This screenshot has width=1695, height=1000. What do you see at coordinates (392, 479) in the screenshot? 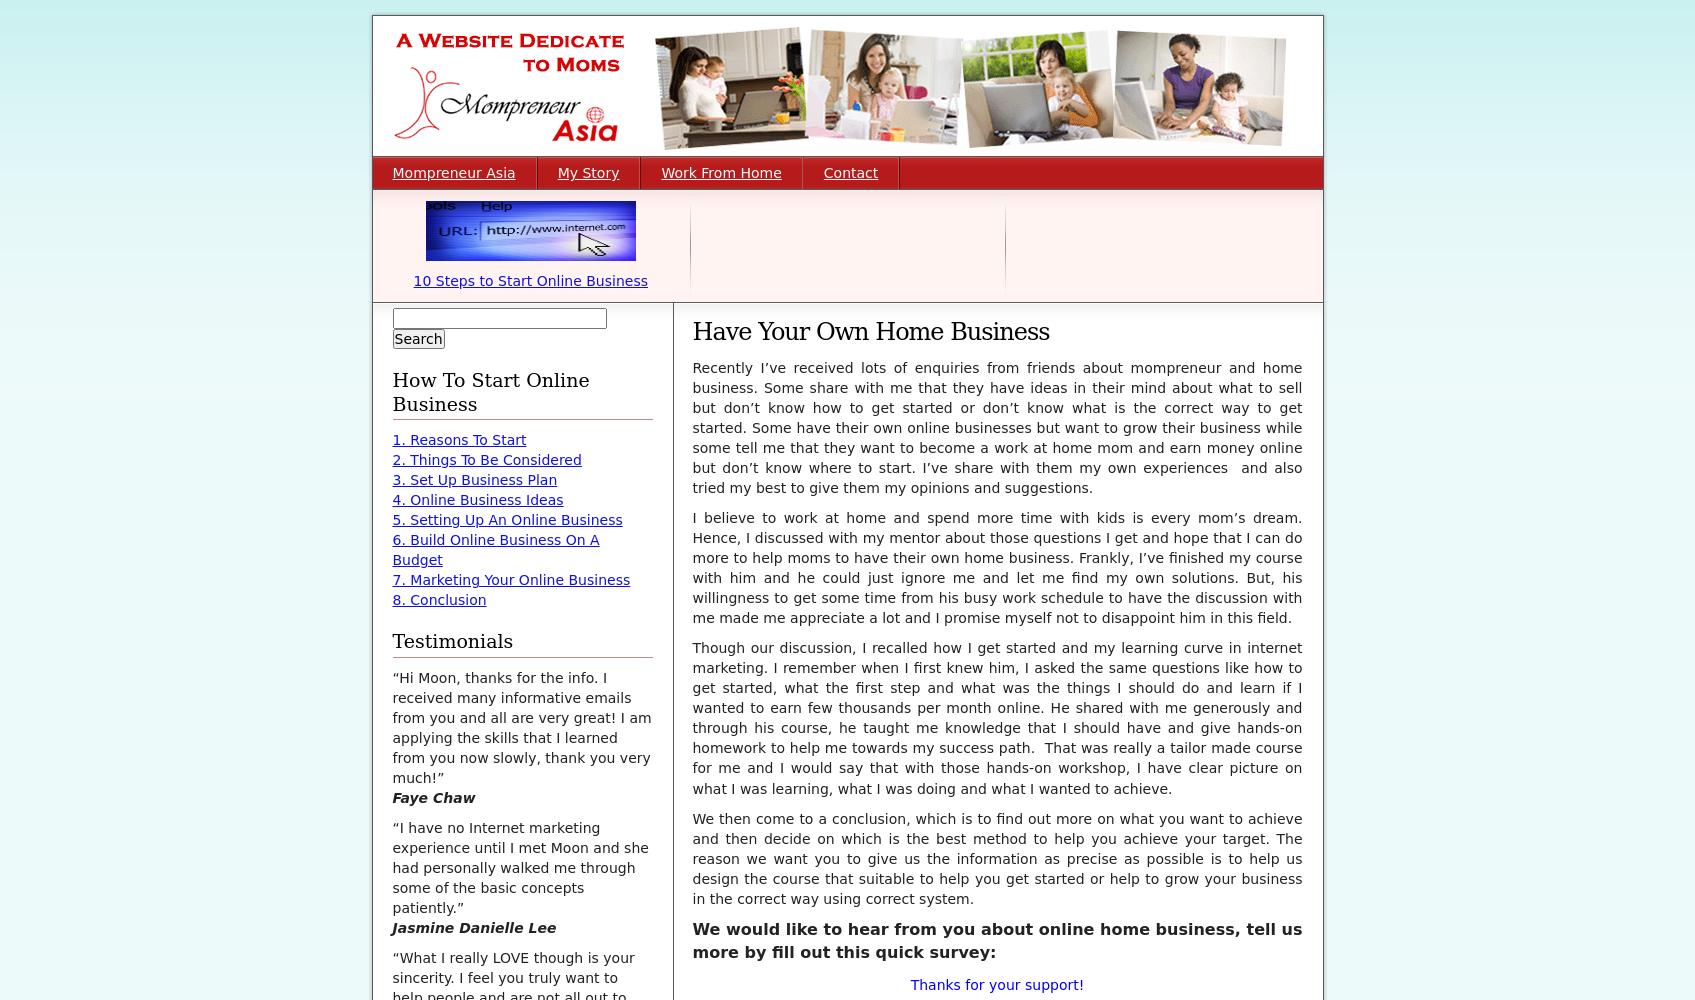
I see `'3. Set Up Business Plan'` at bounding box center [392, 479].